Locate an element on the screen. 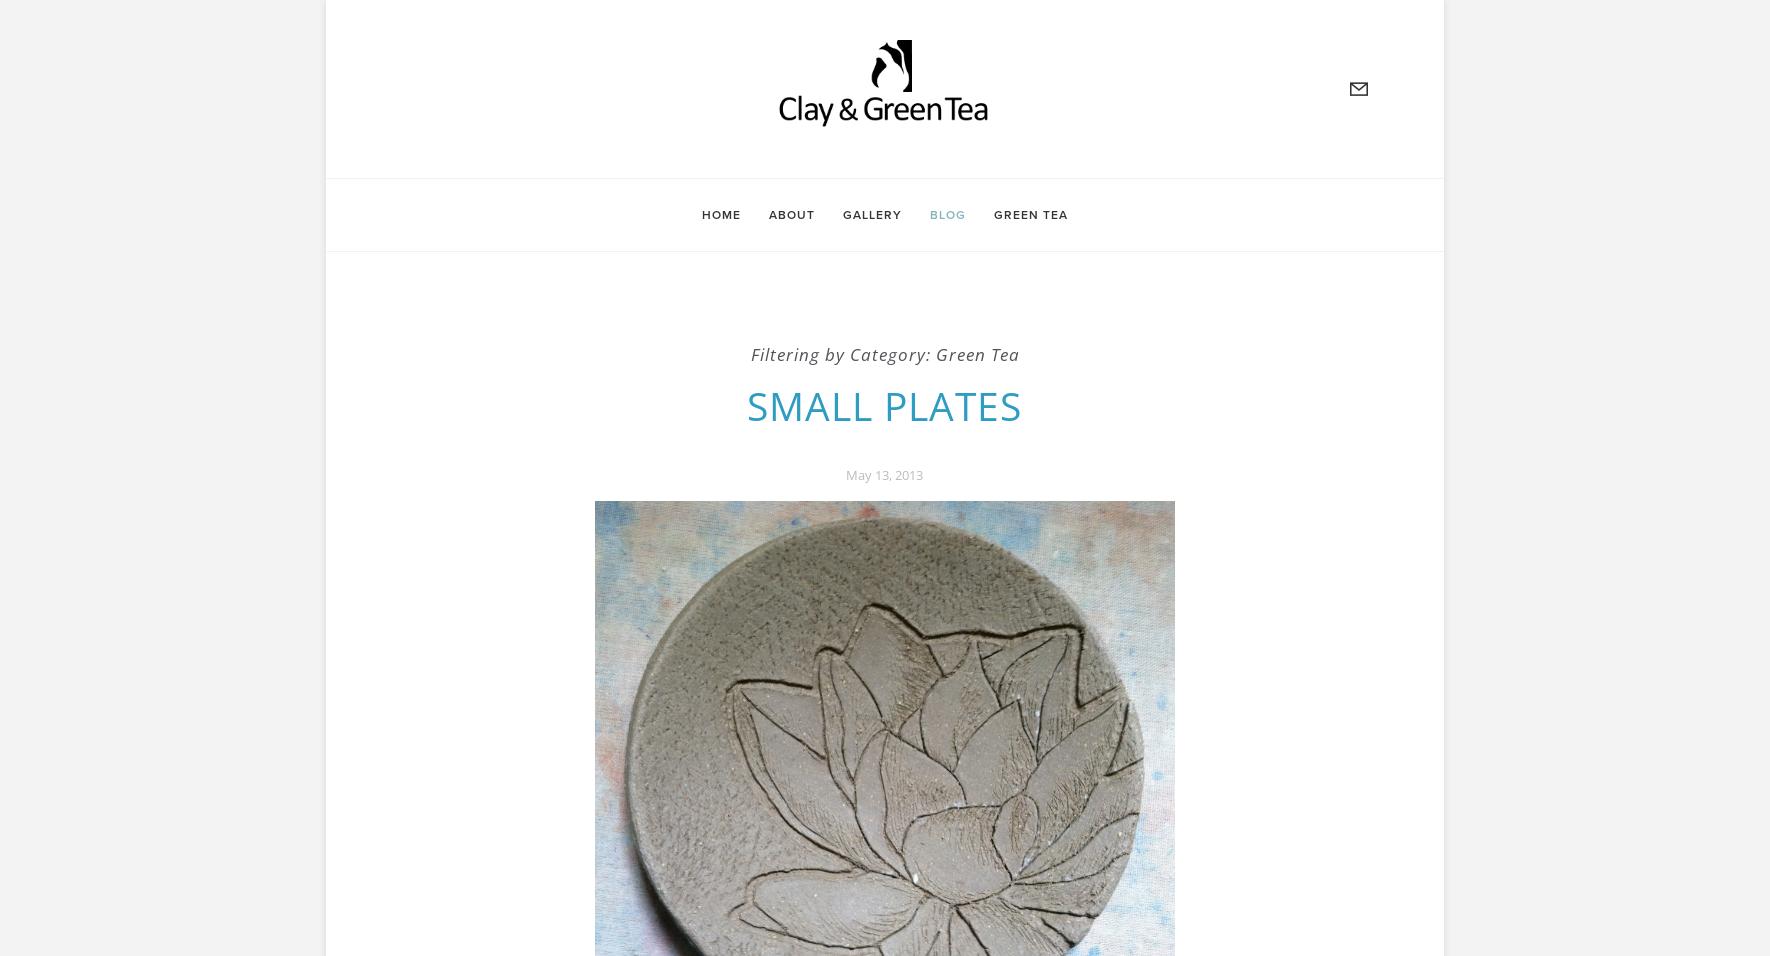 The height and width of the screenshot is (956, 1770). 'Contact Us' is located at coordinates (400, 206).